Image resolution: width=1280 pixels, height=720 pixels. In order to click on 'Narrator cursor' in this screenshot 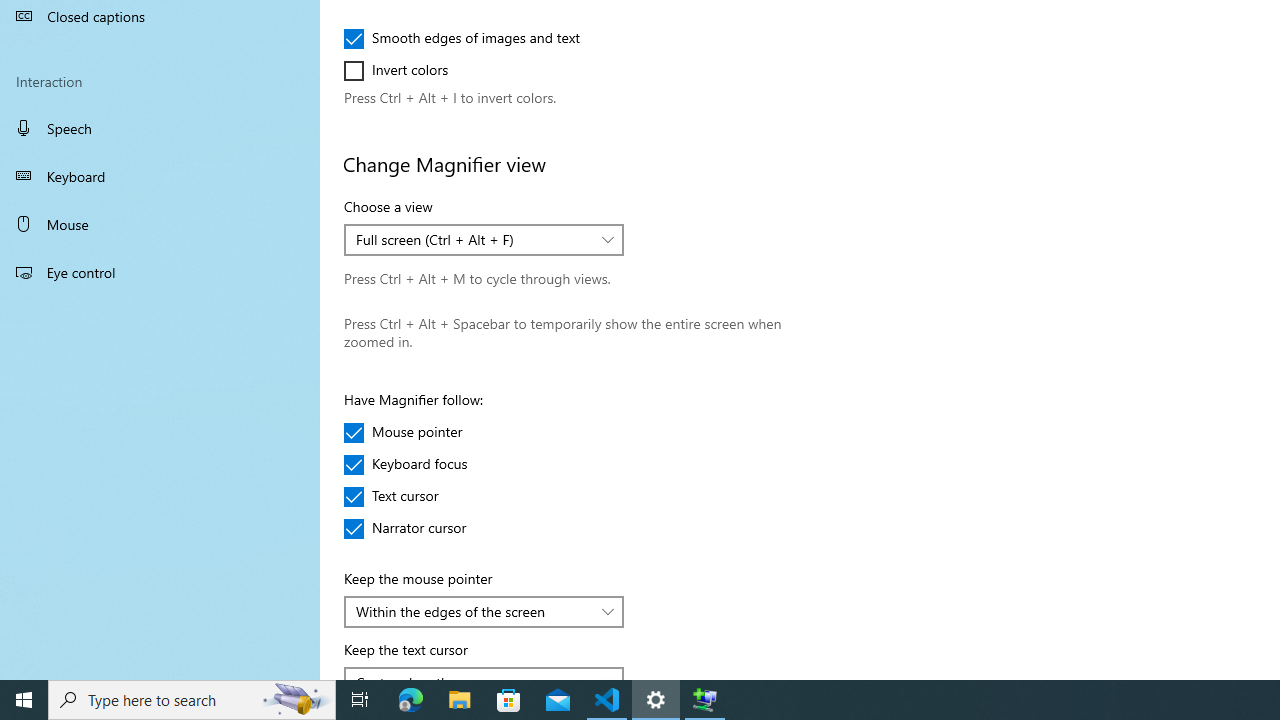, I will do `click(404, 527)`.